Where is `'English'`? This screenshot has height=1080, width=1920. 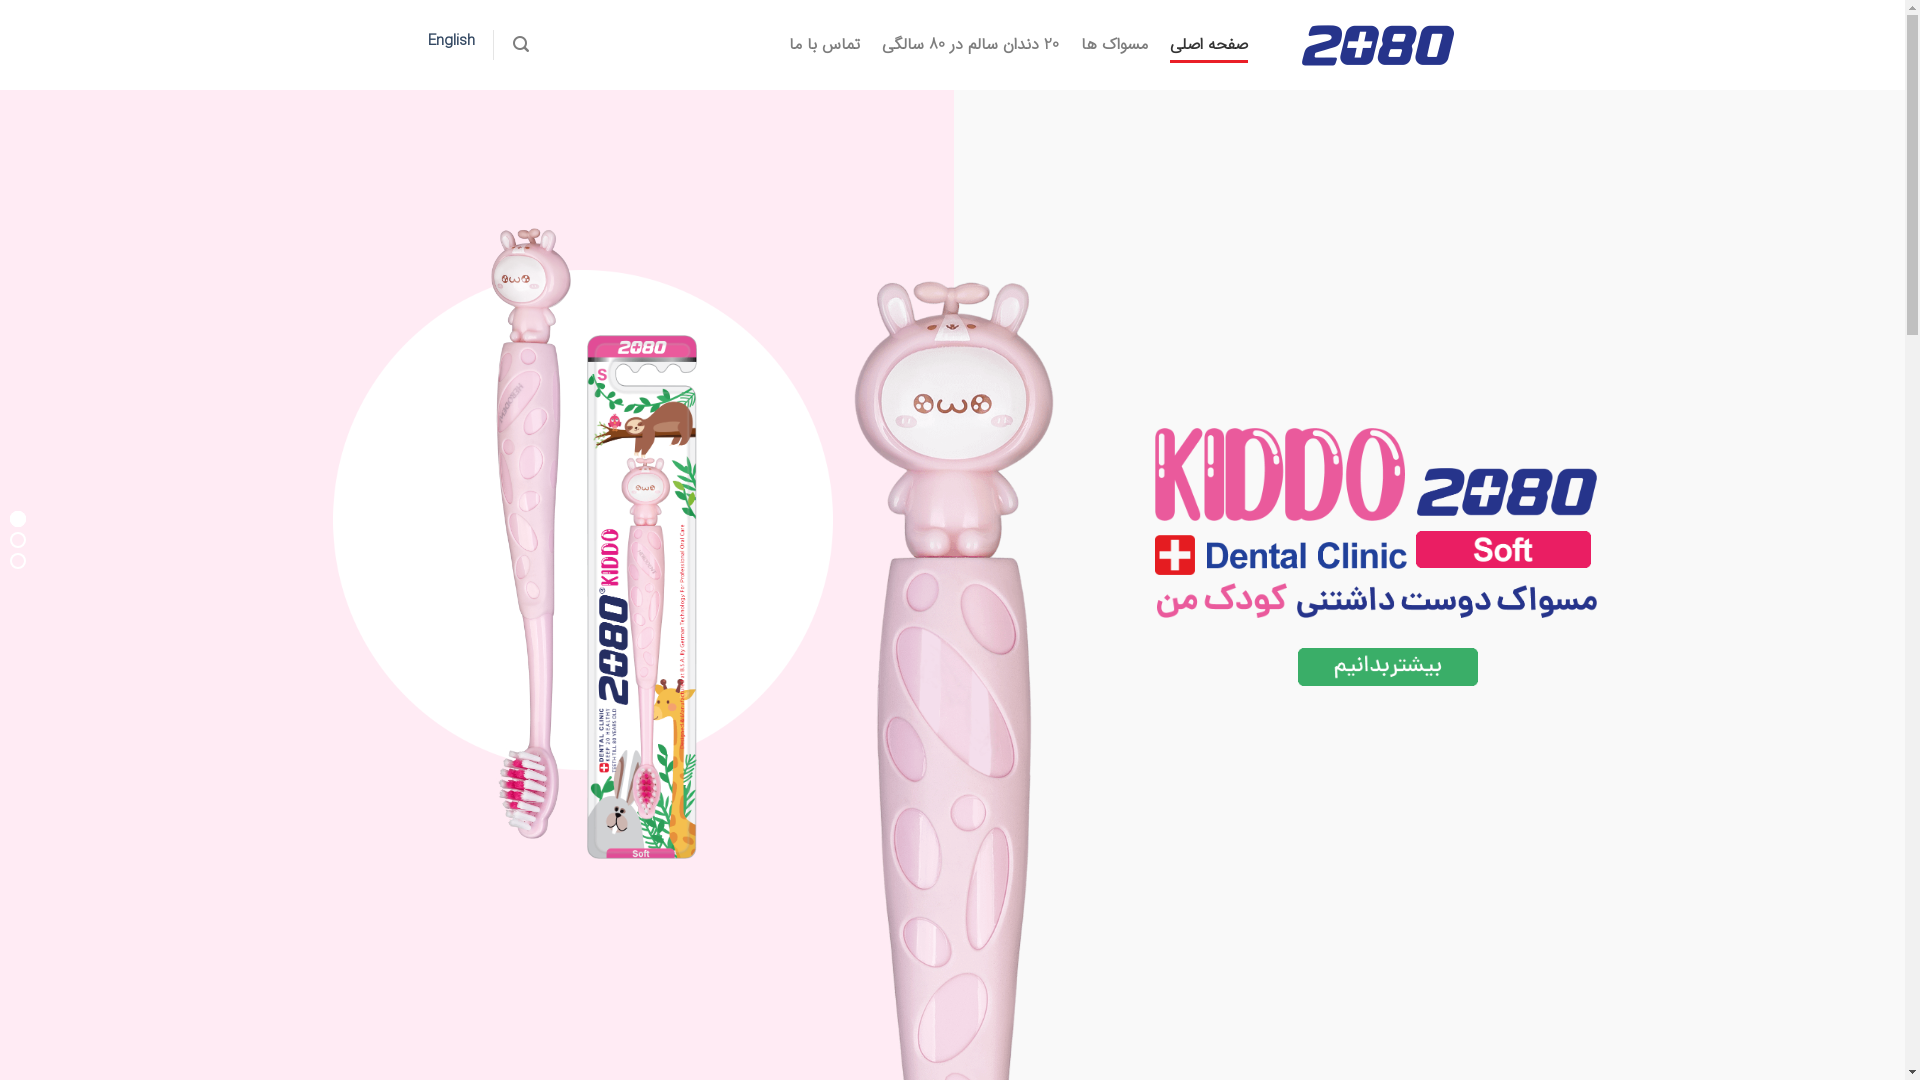 'English' is located at coordinates (450, 41).